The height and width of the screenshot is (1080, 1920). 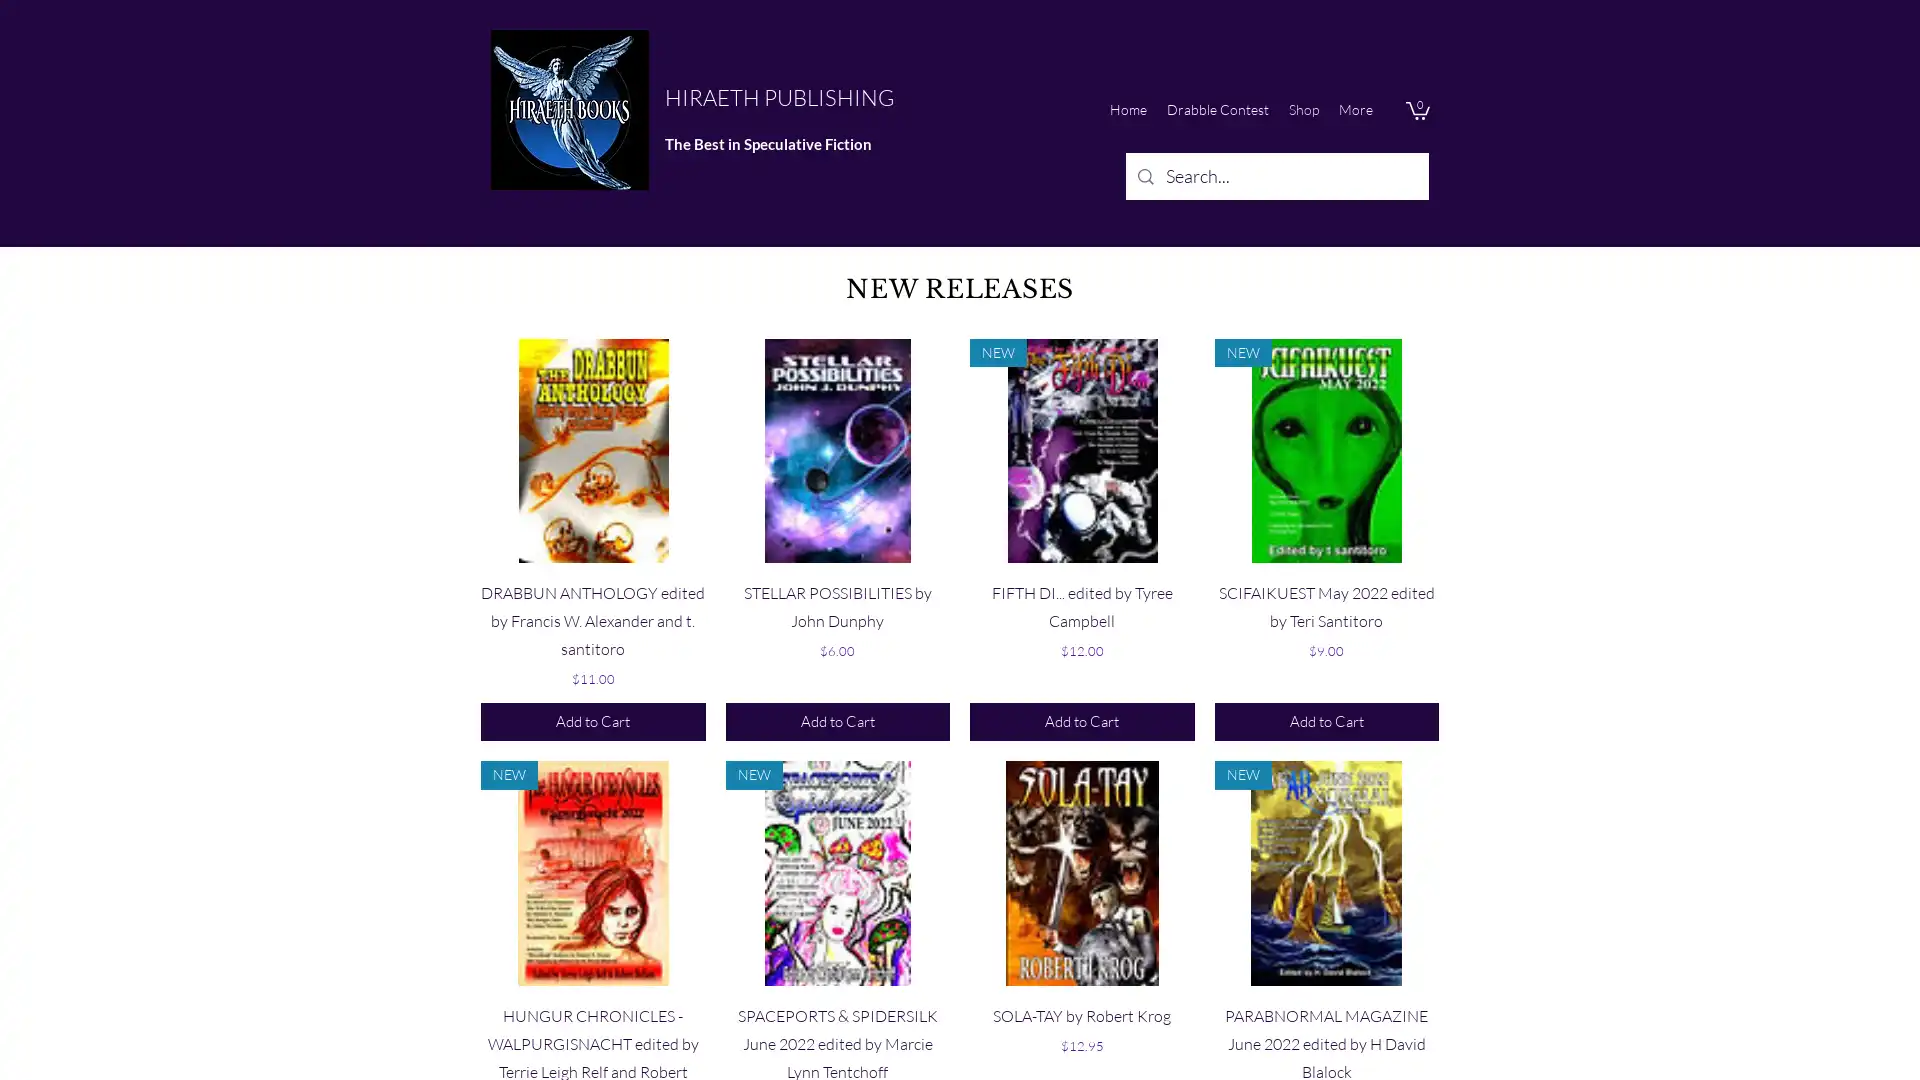 What do you see at coordinates (1326, 721) in the screenshot?
I see `Add to Cart` at bounding box center [1326, 721].